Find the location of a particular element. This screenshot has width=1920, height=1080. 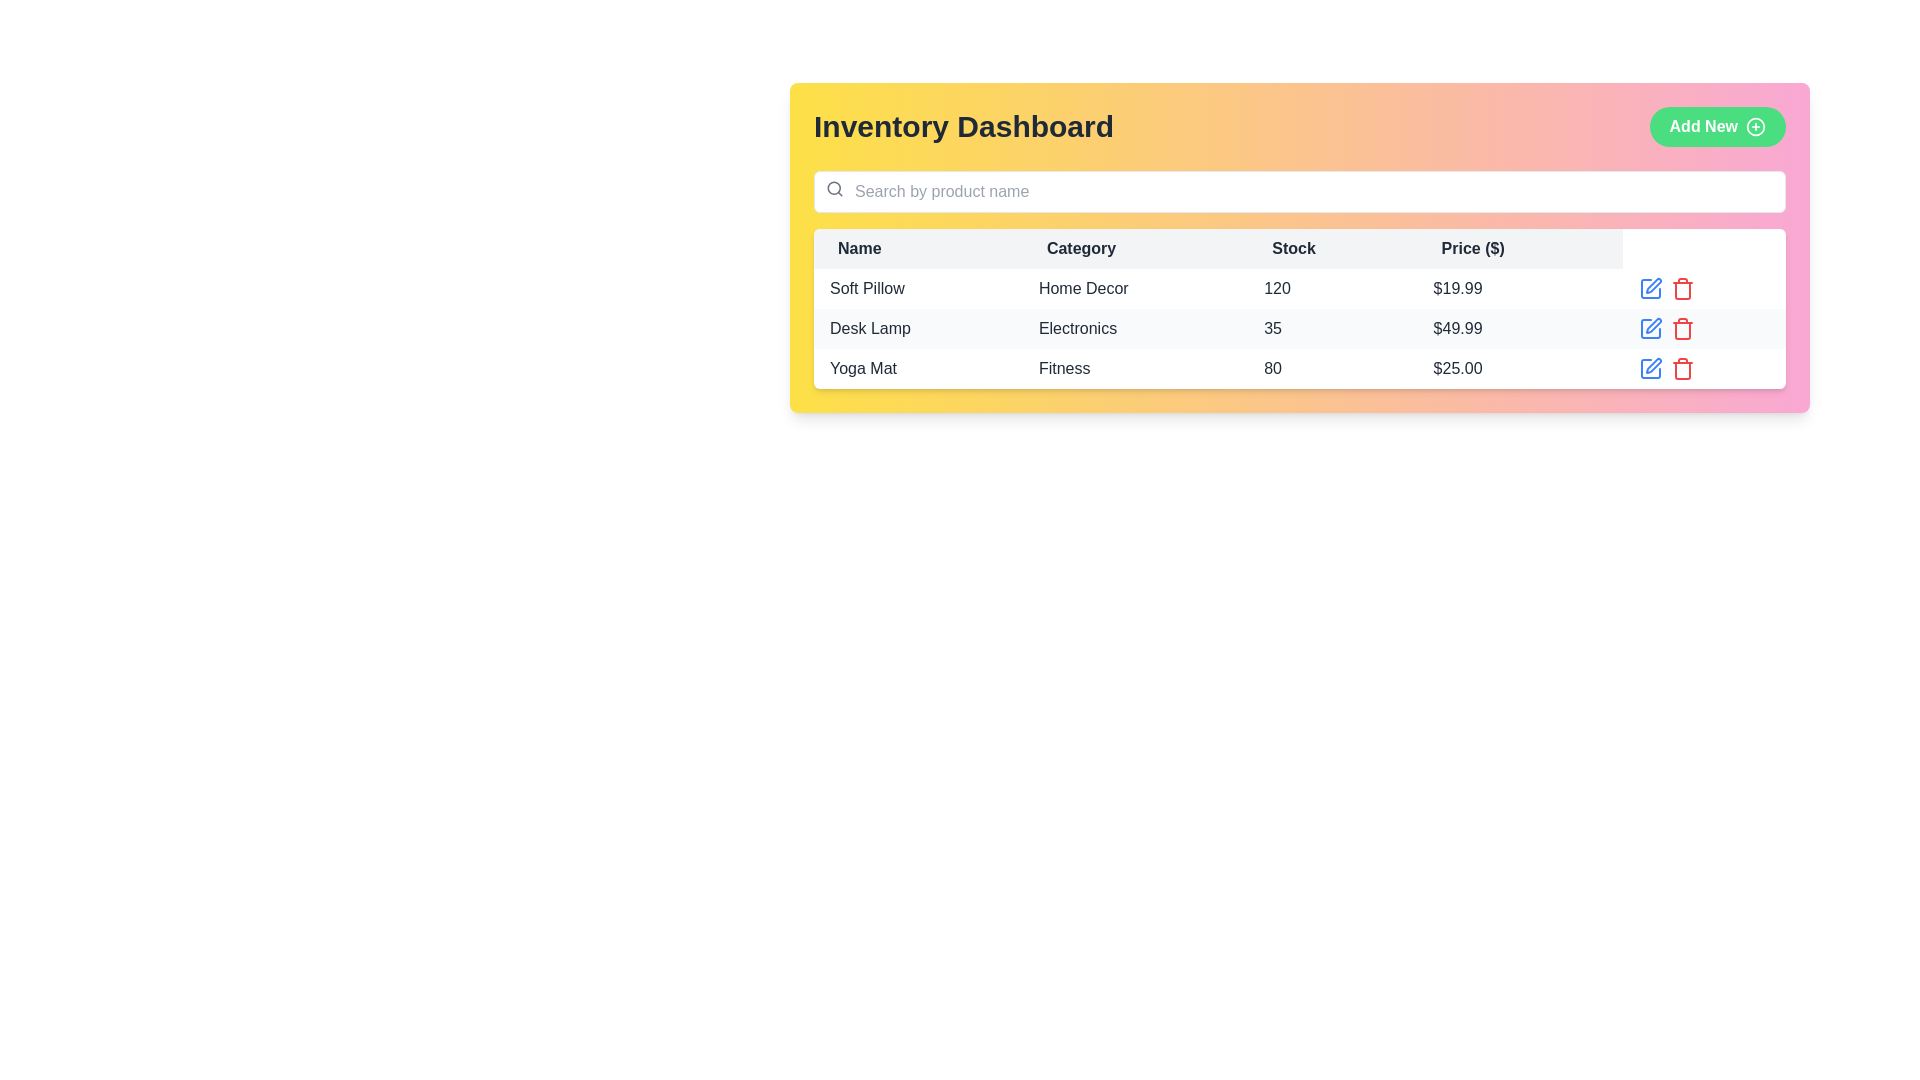

SVG Circle within the Icon element located on the button labeled 'Add New' in the top-right corner of the interface is located at coordinates (1755, 126).